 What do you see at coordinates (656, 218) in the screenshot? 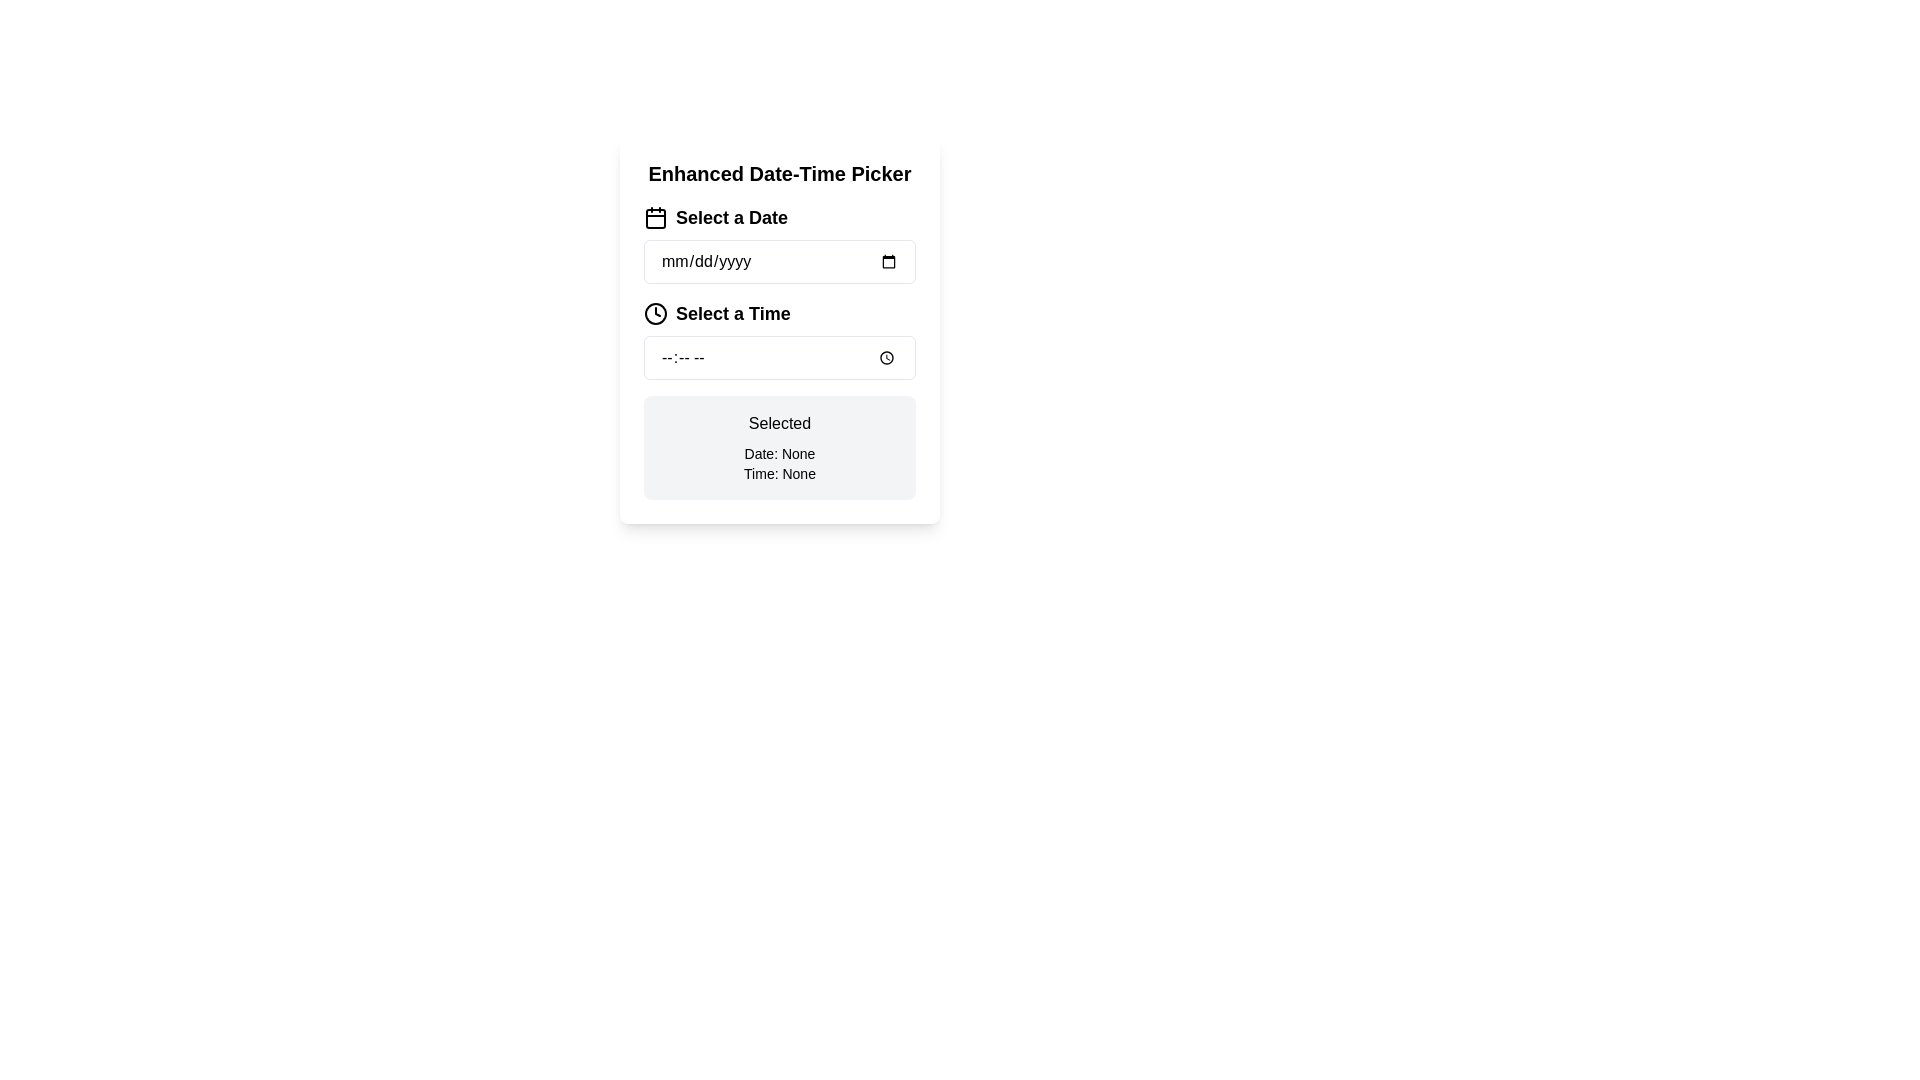
I see `the calendar icon located to the left of the label 'Select a Date' in the date and time picker tool interface` at bounding box center [656, 218].